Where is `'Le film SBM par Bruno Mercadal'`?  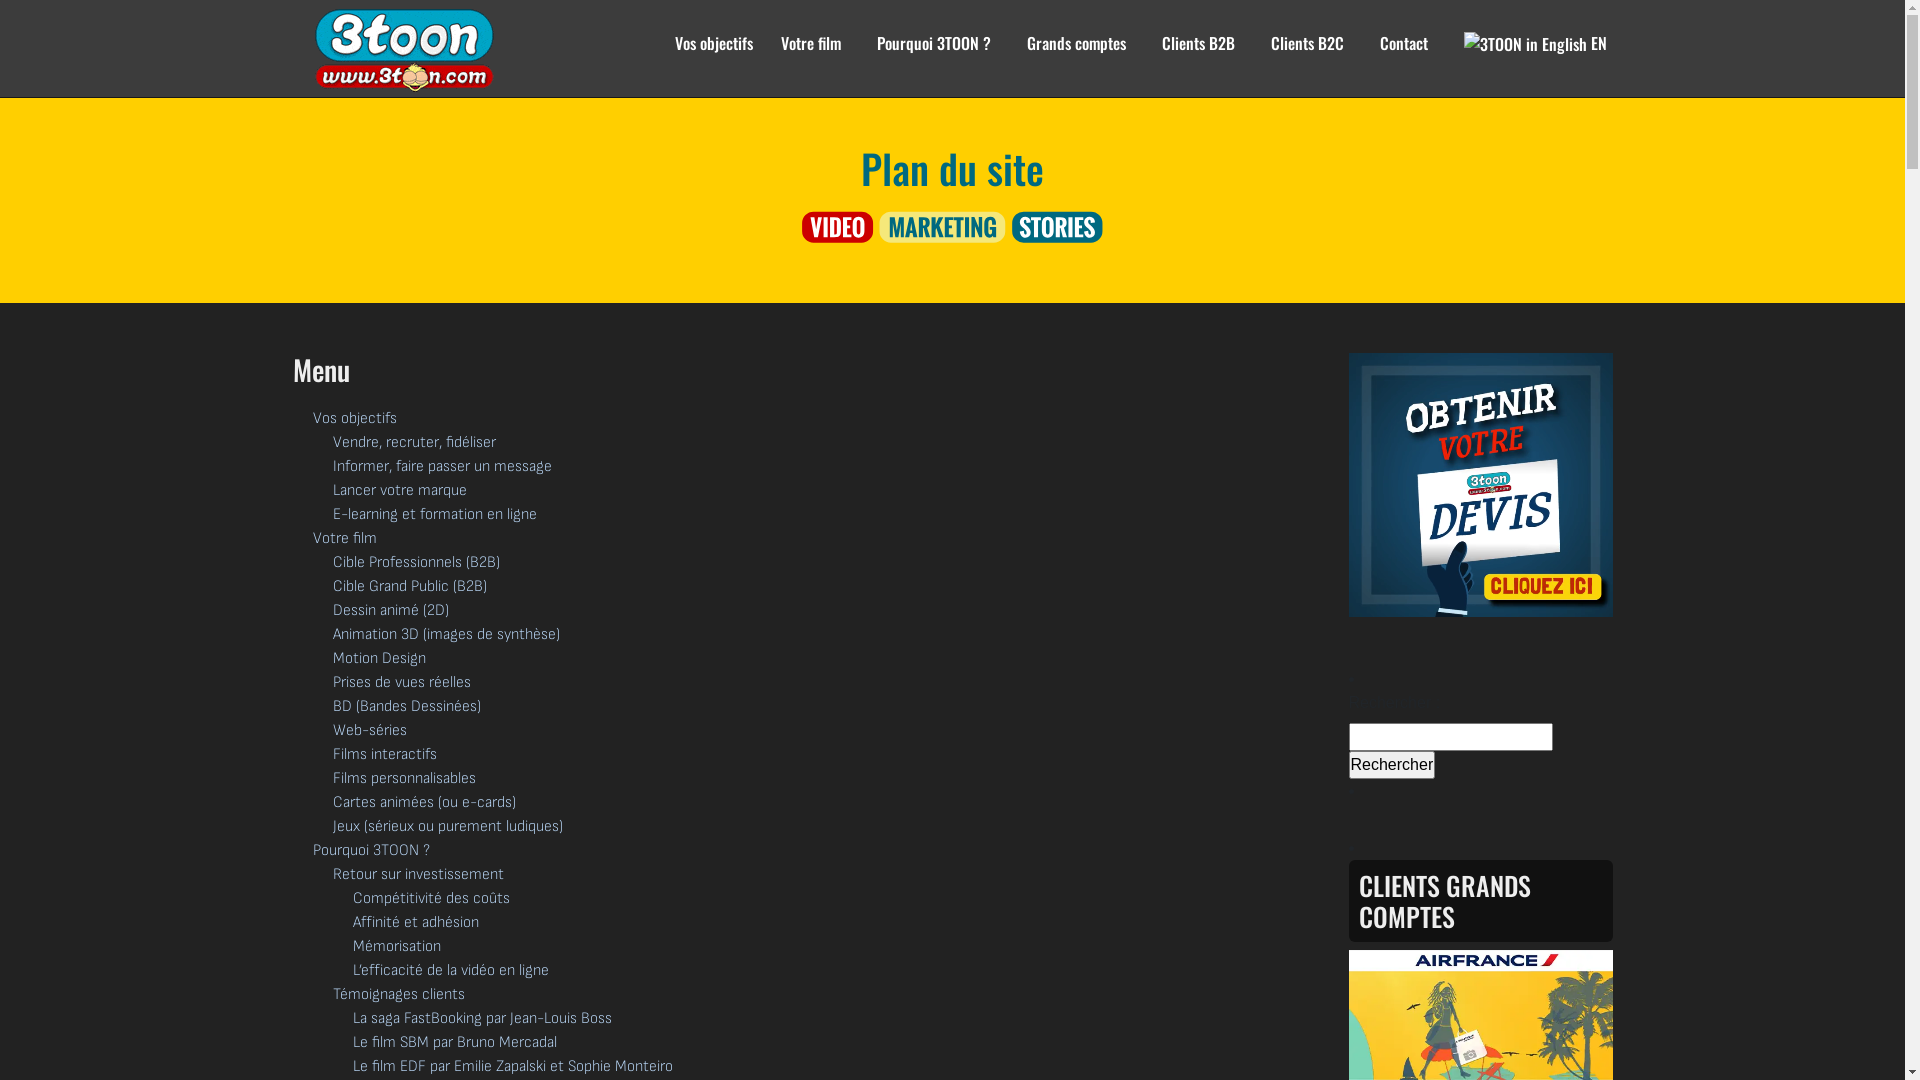
'Le film SBM par Bruno Mercadal' is located at coordinates (453, 1041).